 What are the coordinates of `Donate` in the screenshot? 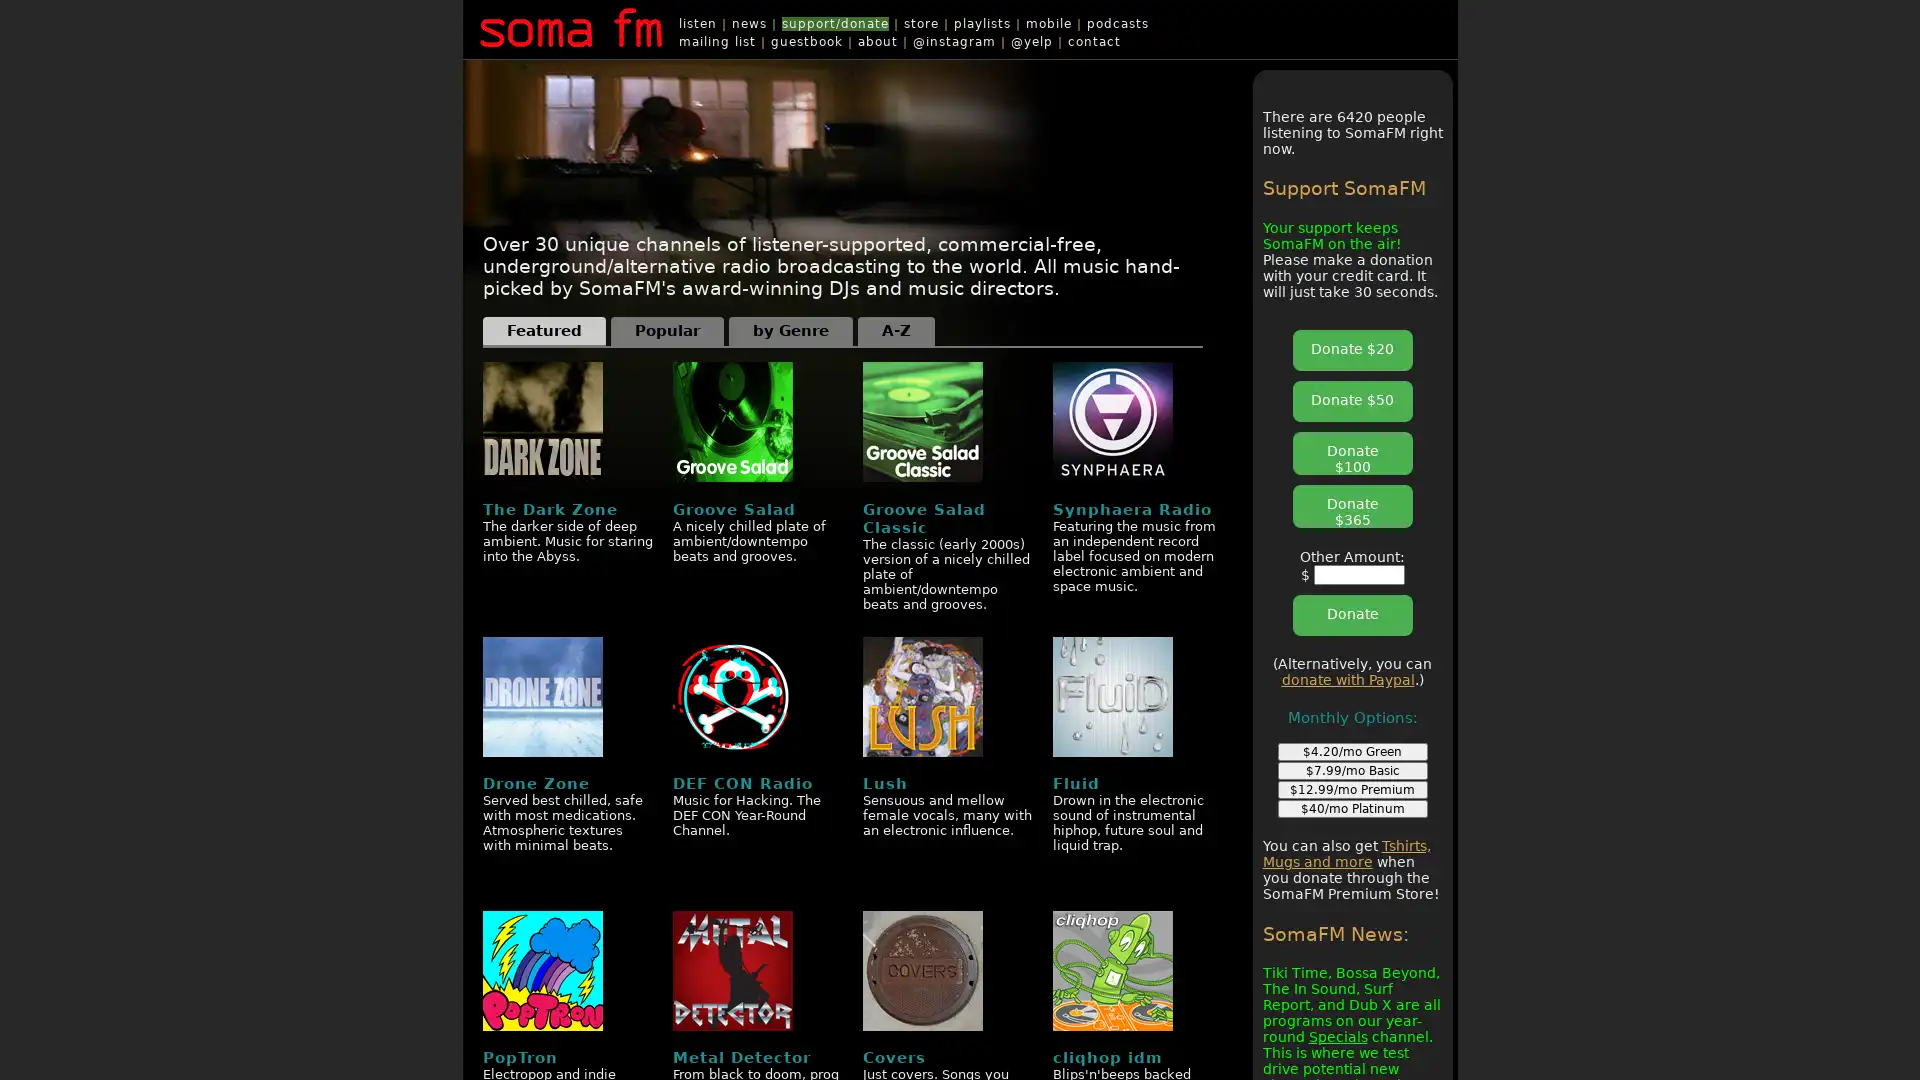 It's located at (1352, 613).